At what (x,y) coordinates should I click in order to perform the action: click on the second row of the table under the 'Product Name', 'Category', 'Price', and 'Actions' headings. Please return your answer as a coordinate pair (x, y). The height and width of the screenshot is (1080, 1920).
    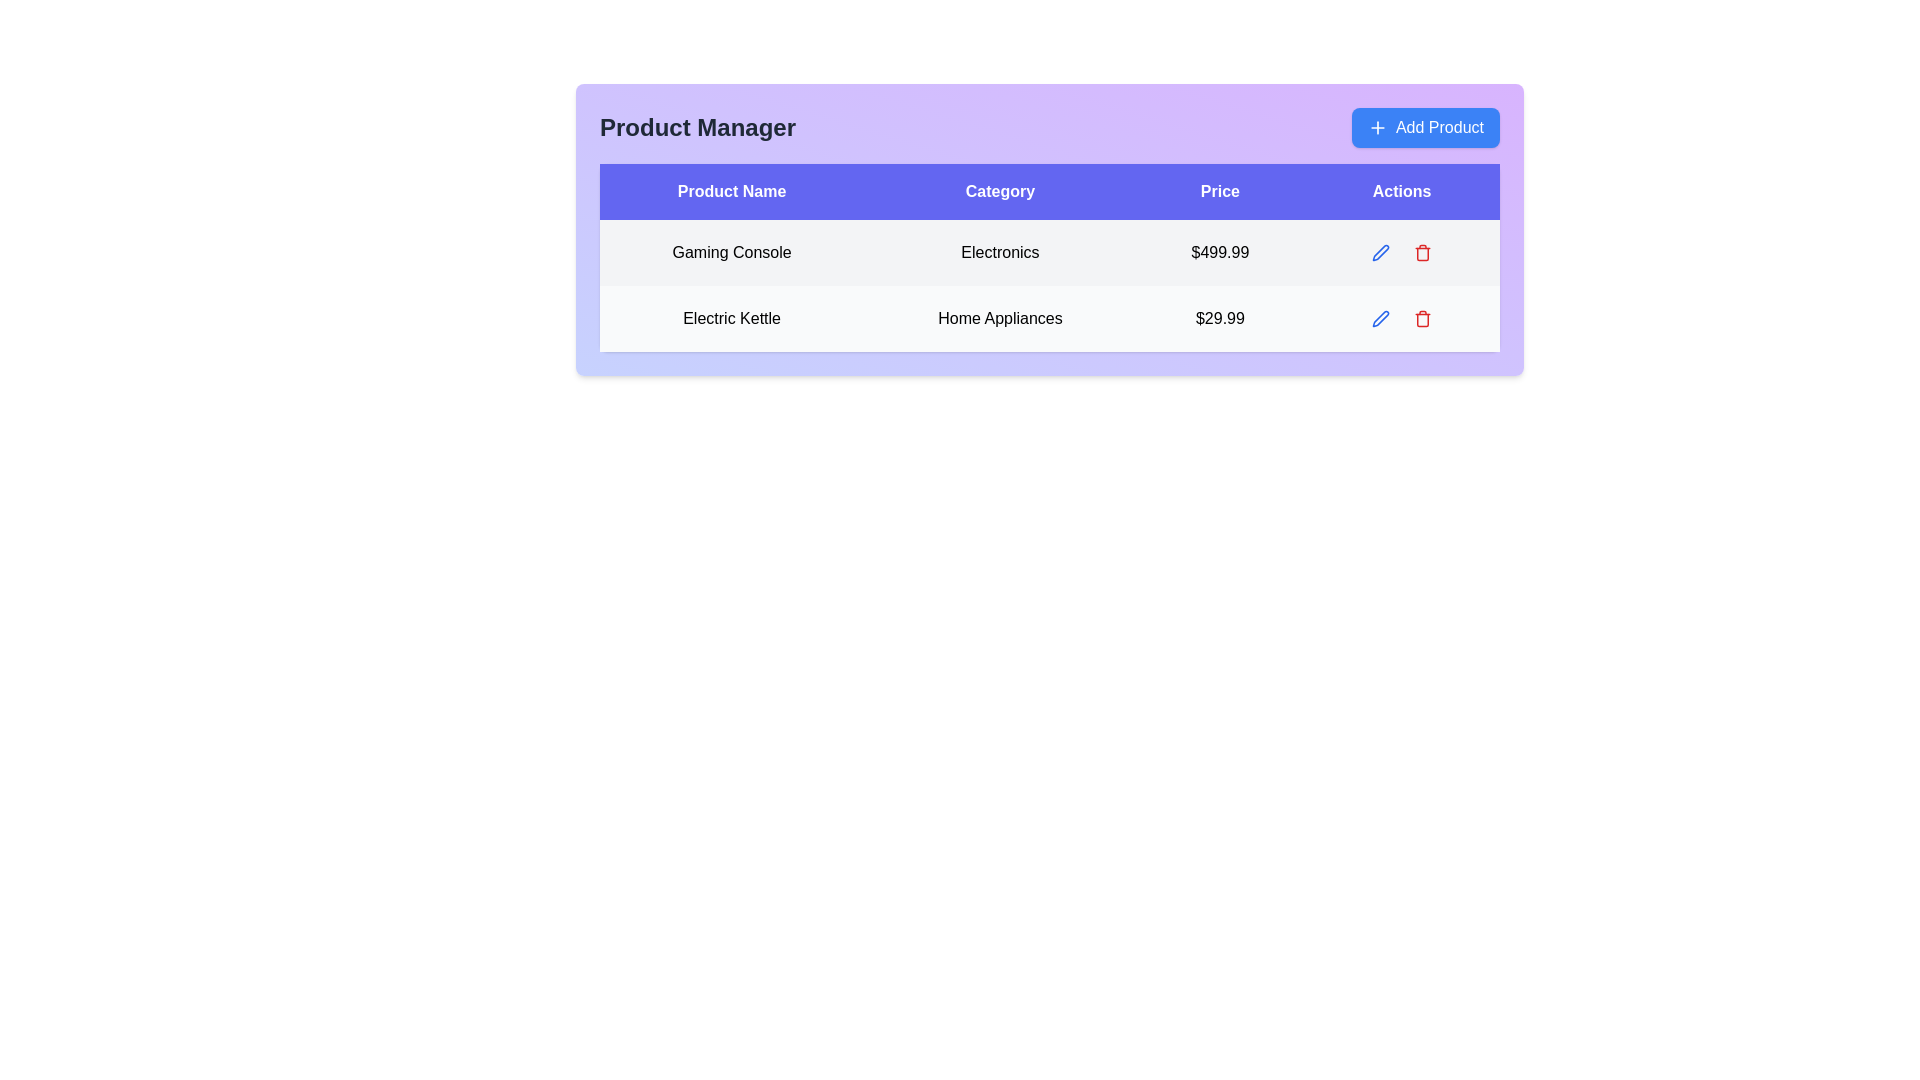
    Looking at the image, I should click on (1049, 285).